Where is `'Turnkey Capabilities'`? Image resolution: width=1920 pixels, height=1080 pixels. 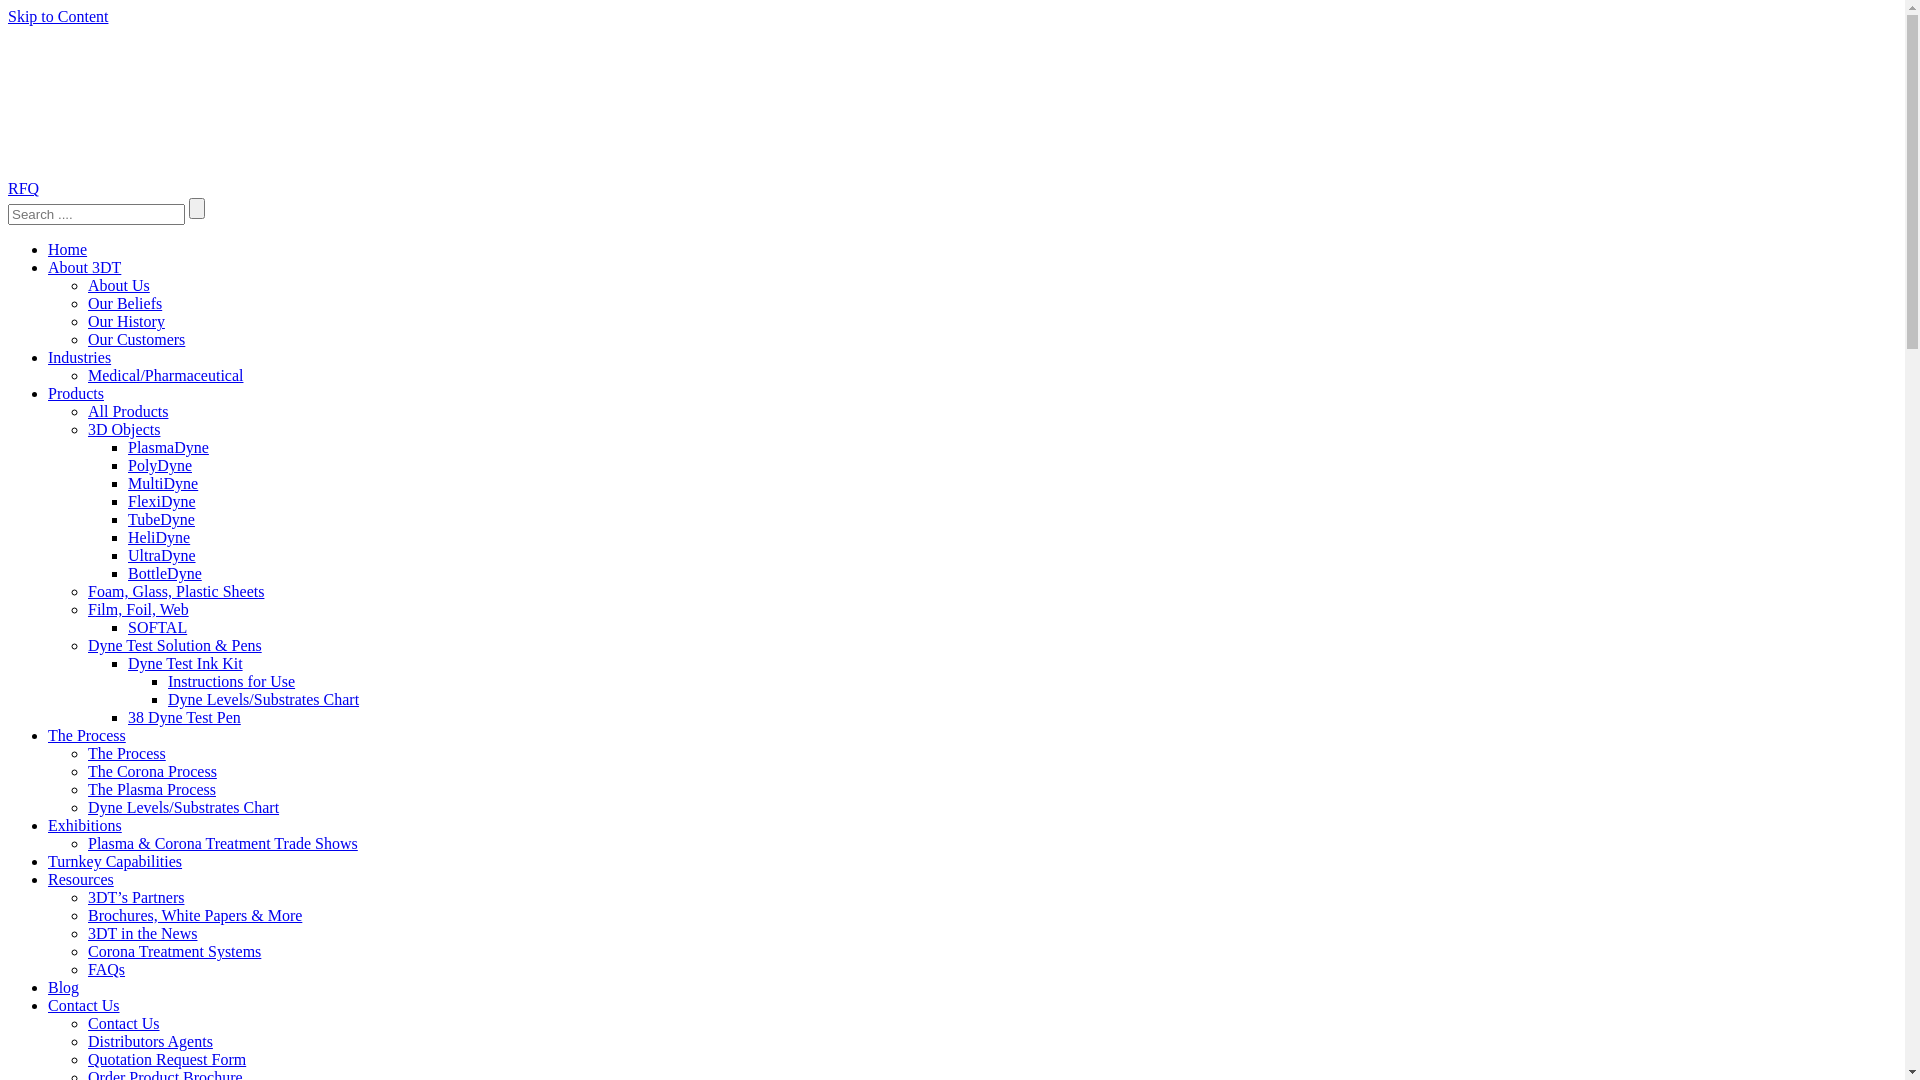 'Turnkey Capabilities' is located at coordinates (114, 860).